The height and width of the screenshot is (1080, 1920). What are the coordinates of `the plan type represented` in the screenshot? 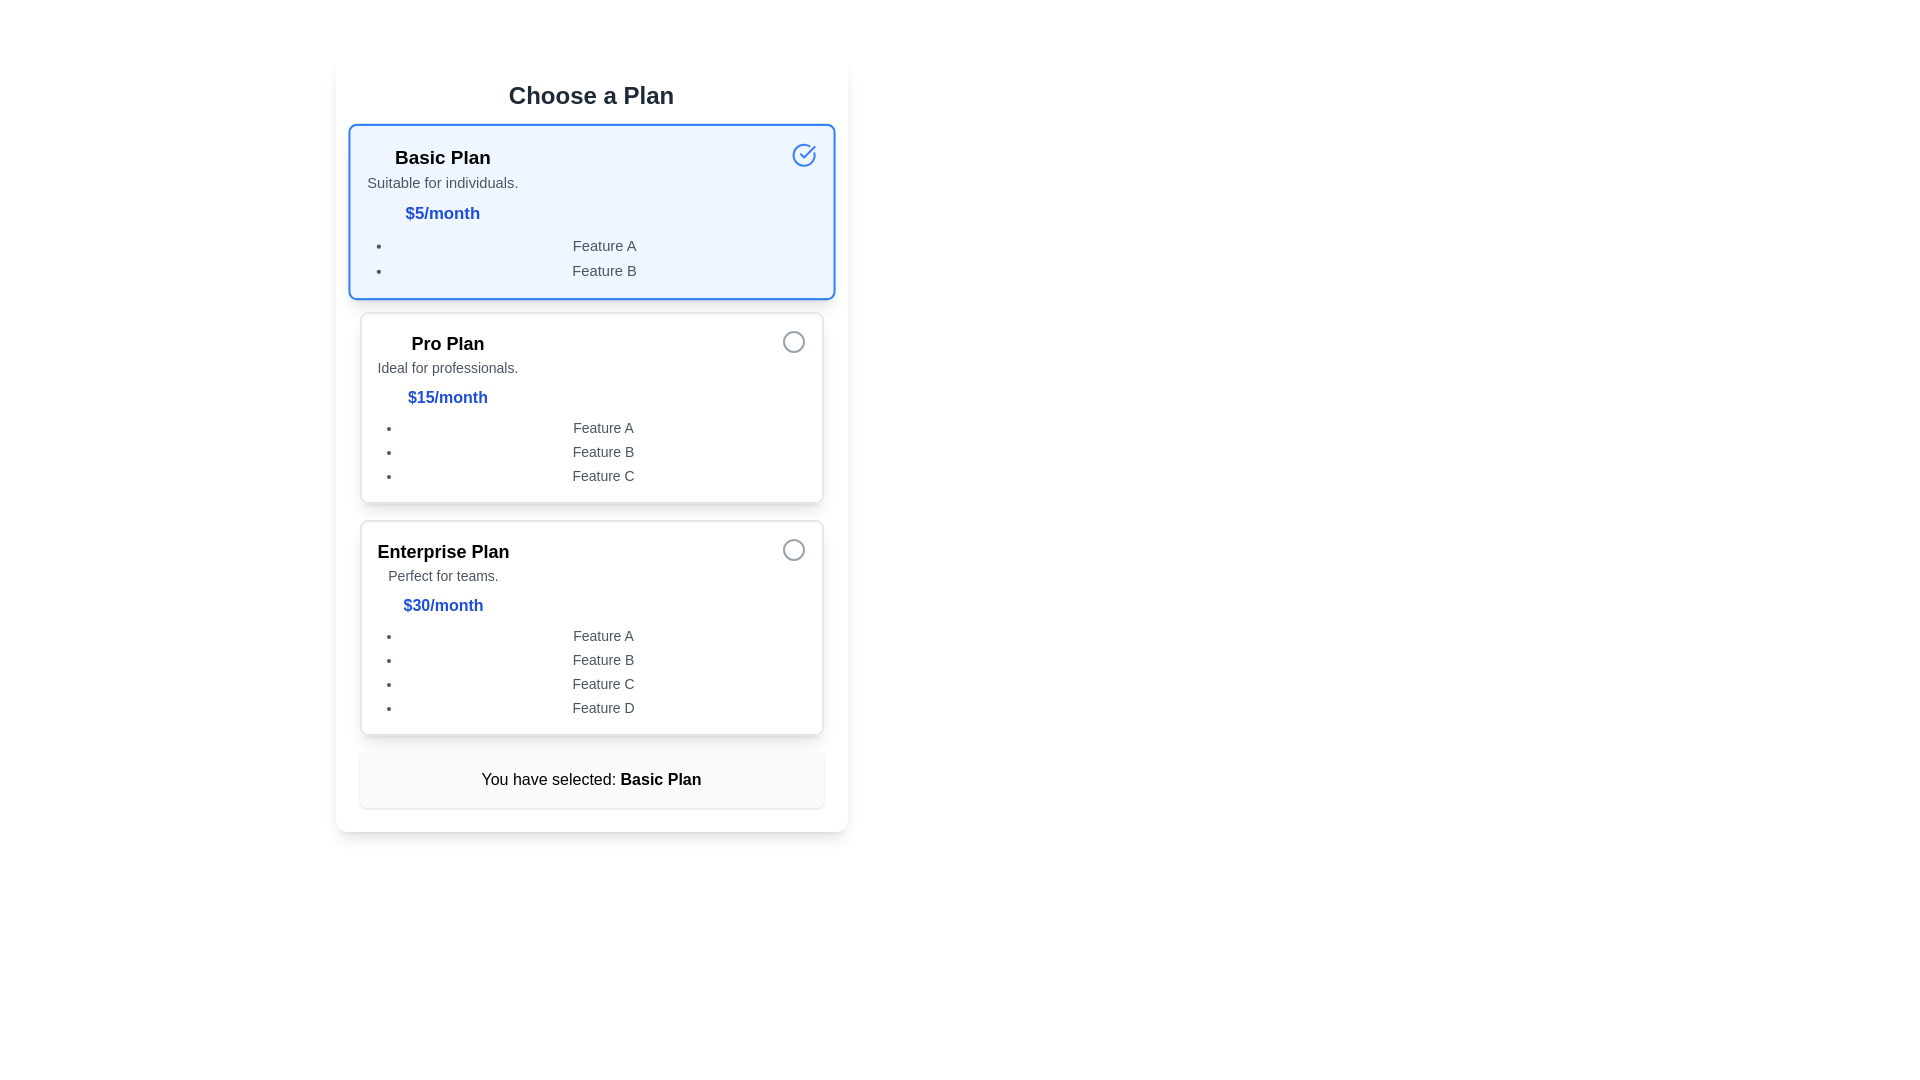 It's located at (442, 551).